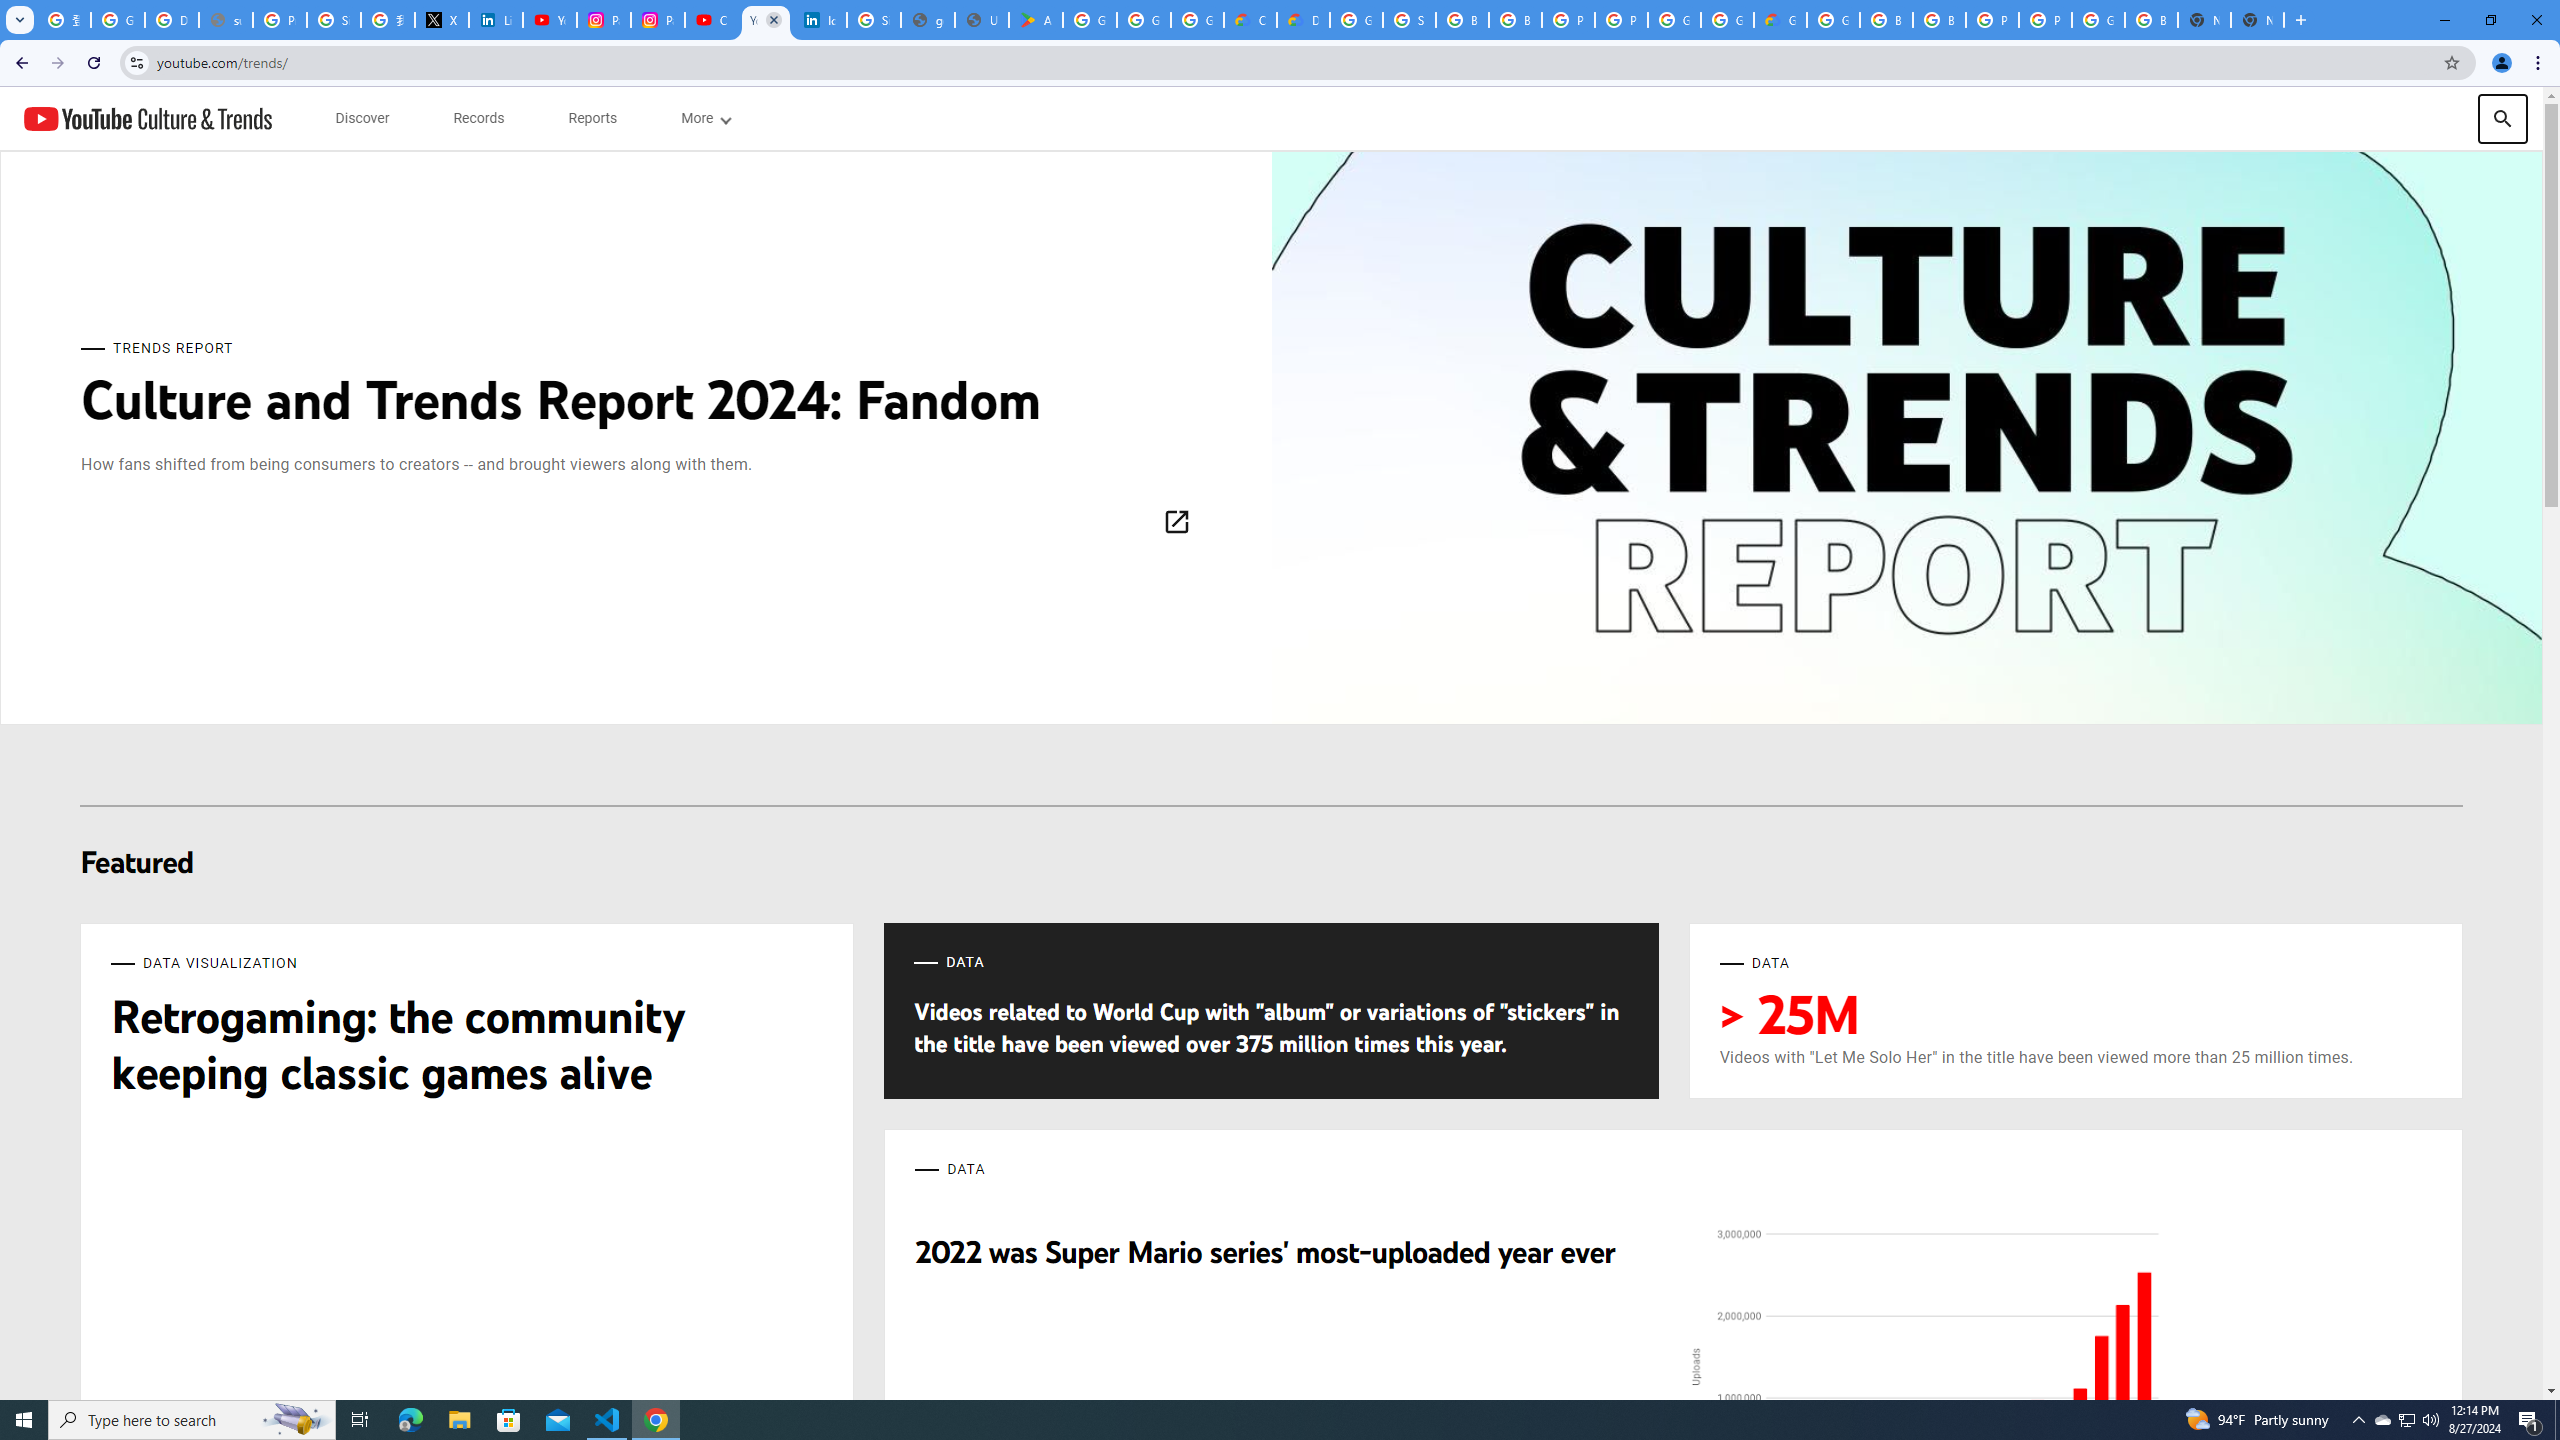 This screenshot has height=1440, width=2560. What do you see at coordinates (1674, 19) in the screenshot?
I see `'Google Cloud Platform'` at bounding box center [1674, 19].